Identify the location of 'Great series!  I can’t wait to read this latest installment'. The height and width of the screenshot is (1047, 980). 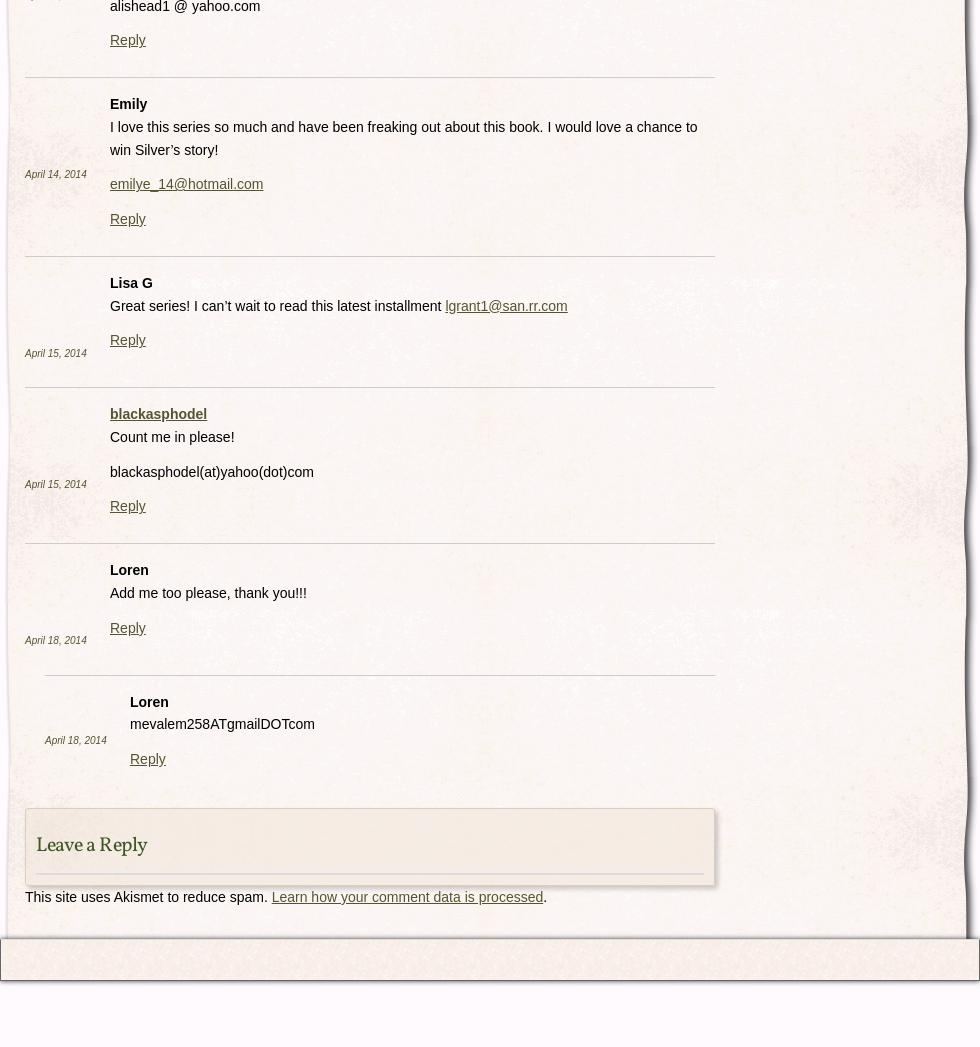
(109, 303).